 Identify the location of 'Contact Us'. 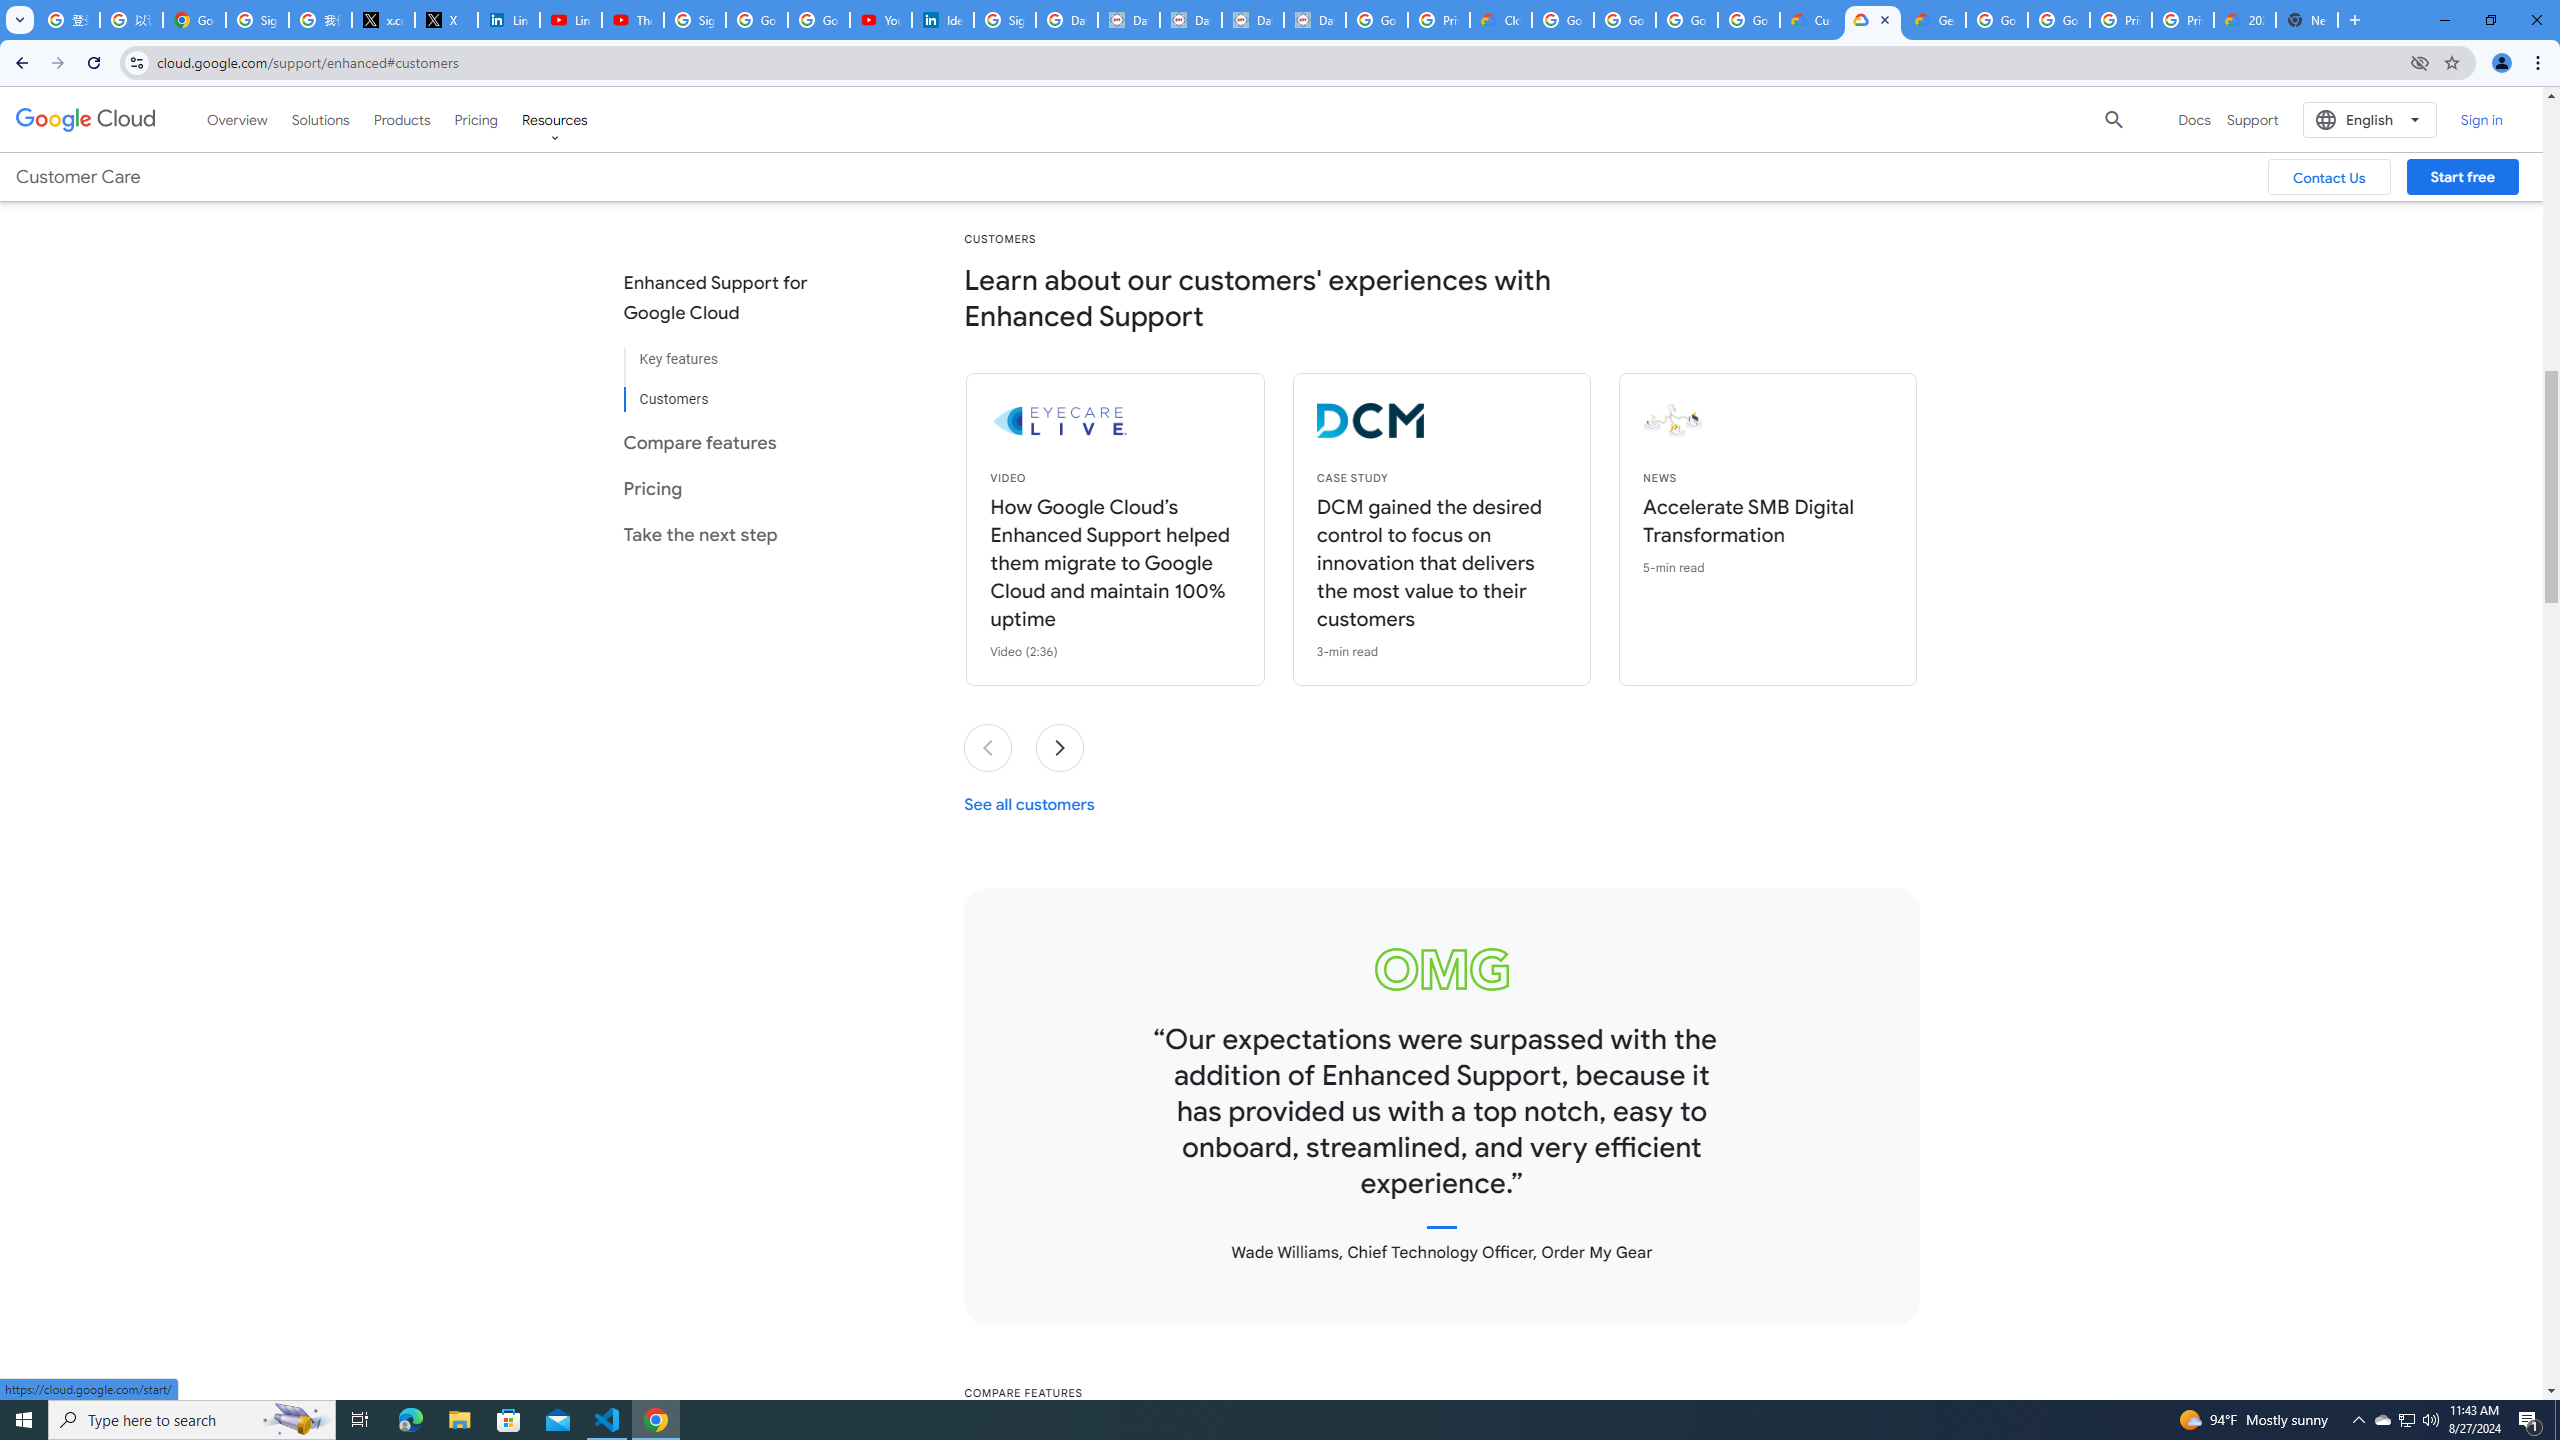
(2328, 176).